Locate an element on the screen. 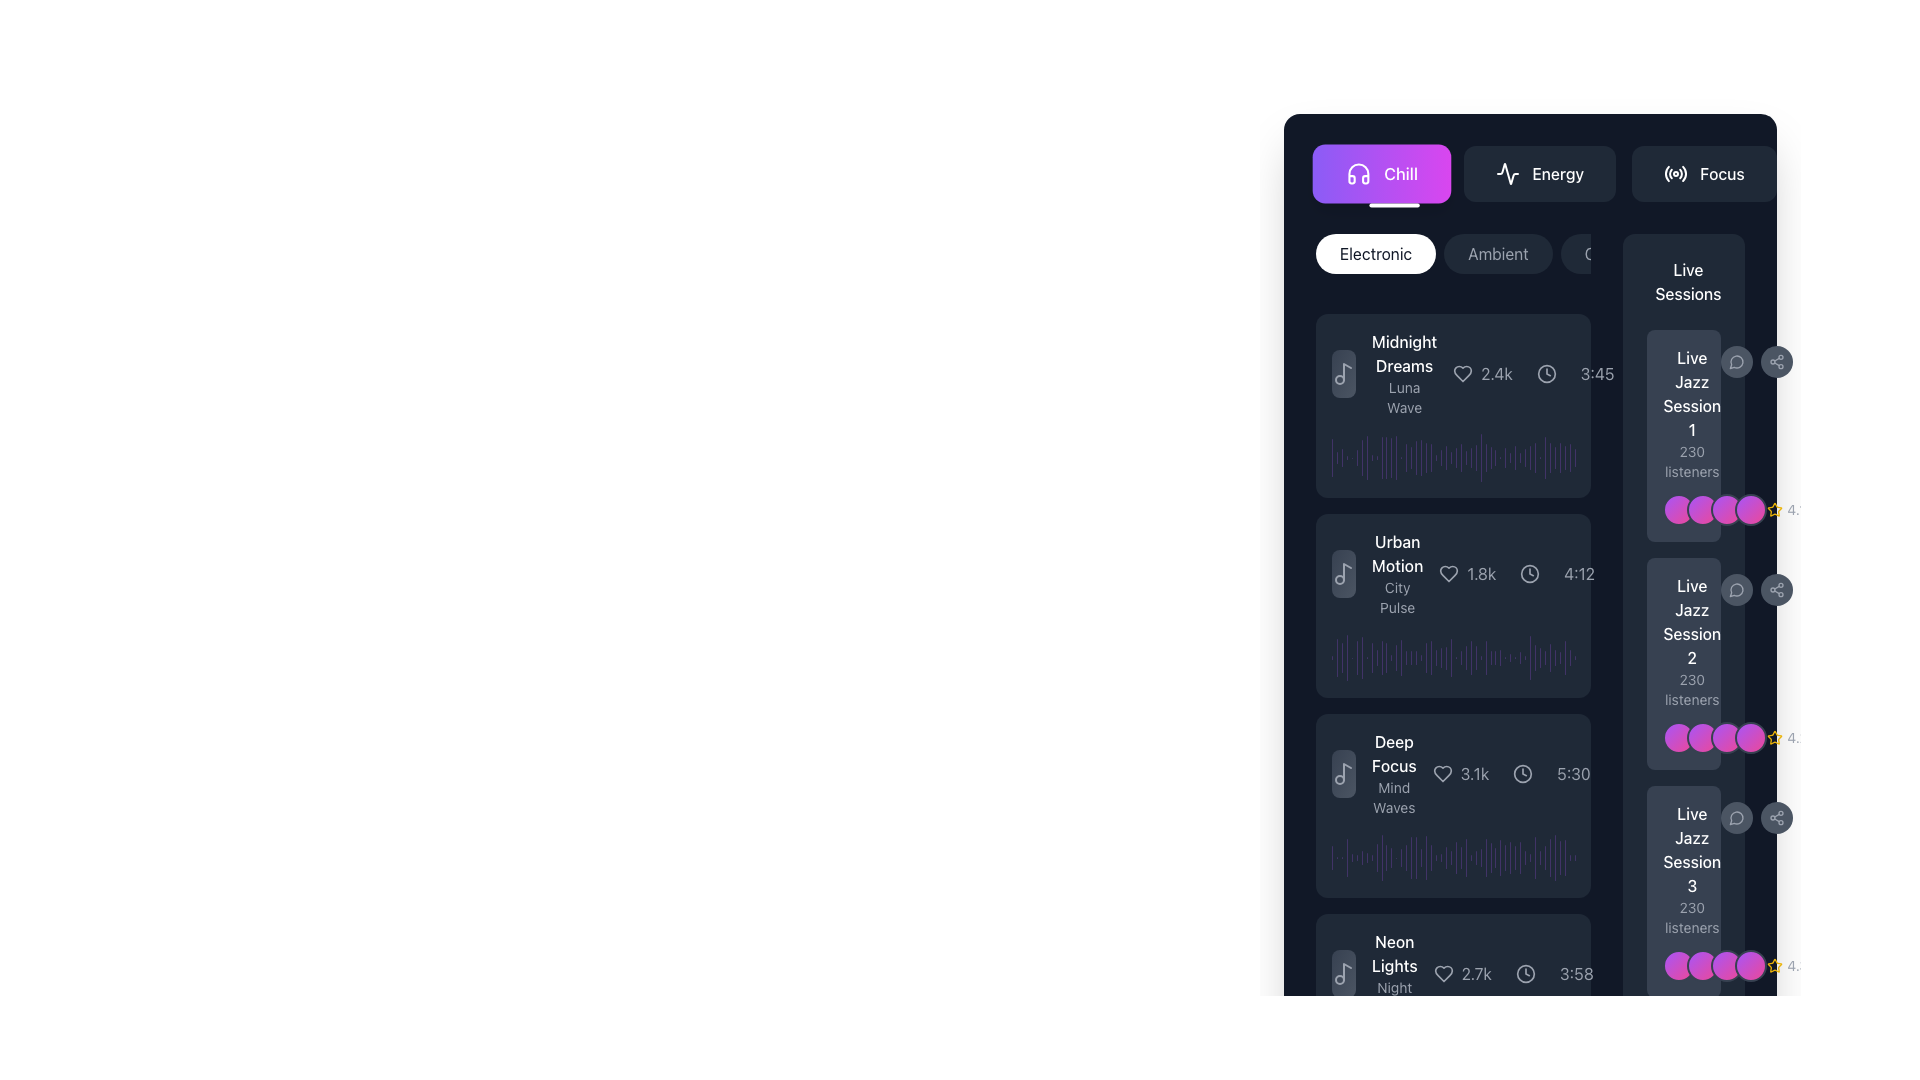  the rounded rectangular icon with a gradient dark gray background that contains a light gray musical note graphic, located in the left sidebar near the text 'Midnight Dreams' and 'Luna Wave' is located at coordinates (1344, 374).